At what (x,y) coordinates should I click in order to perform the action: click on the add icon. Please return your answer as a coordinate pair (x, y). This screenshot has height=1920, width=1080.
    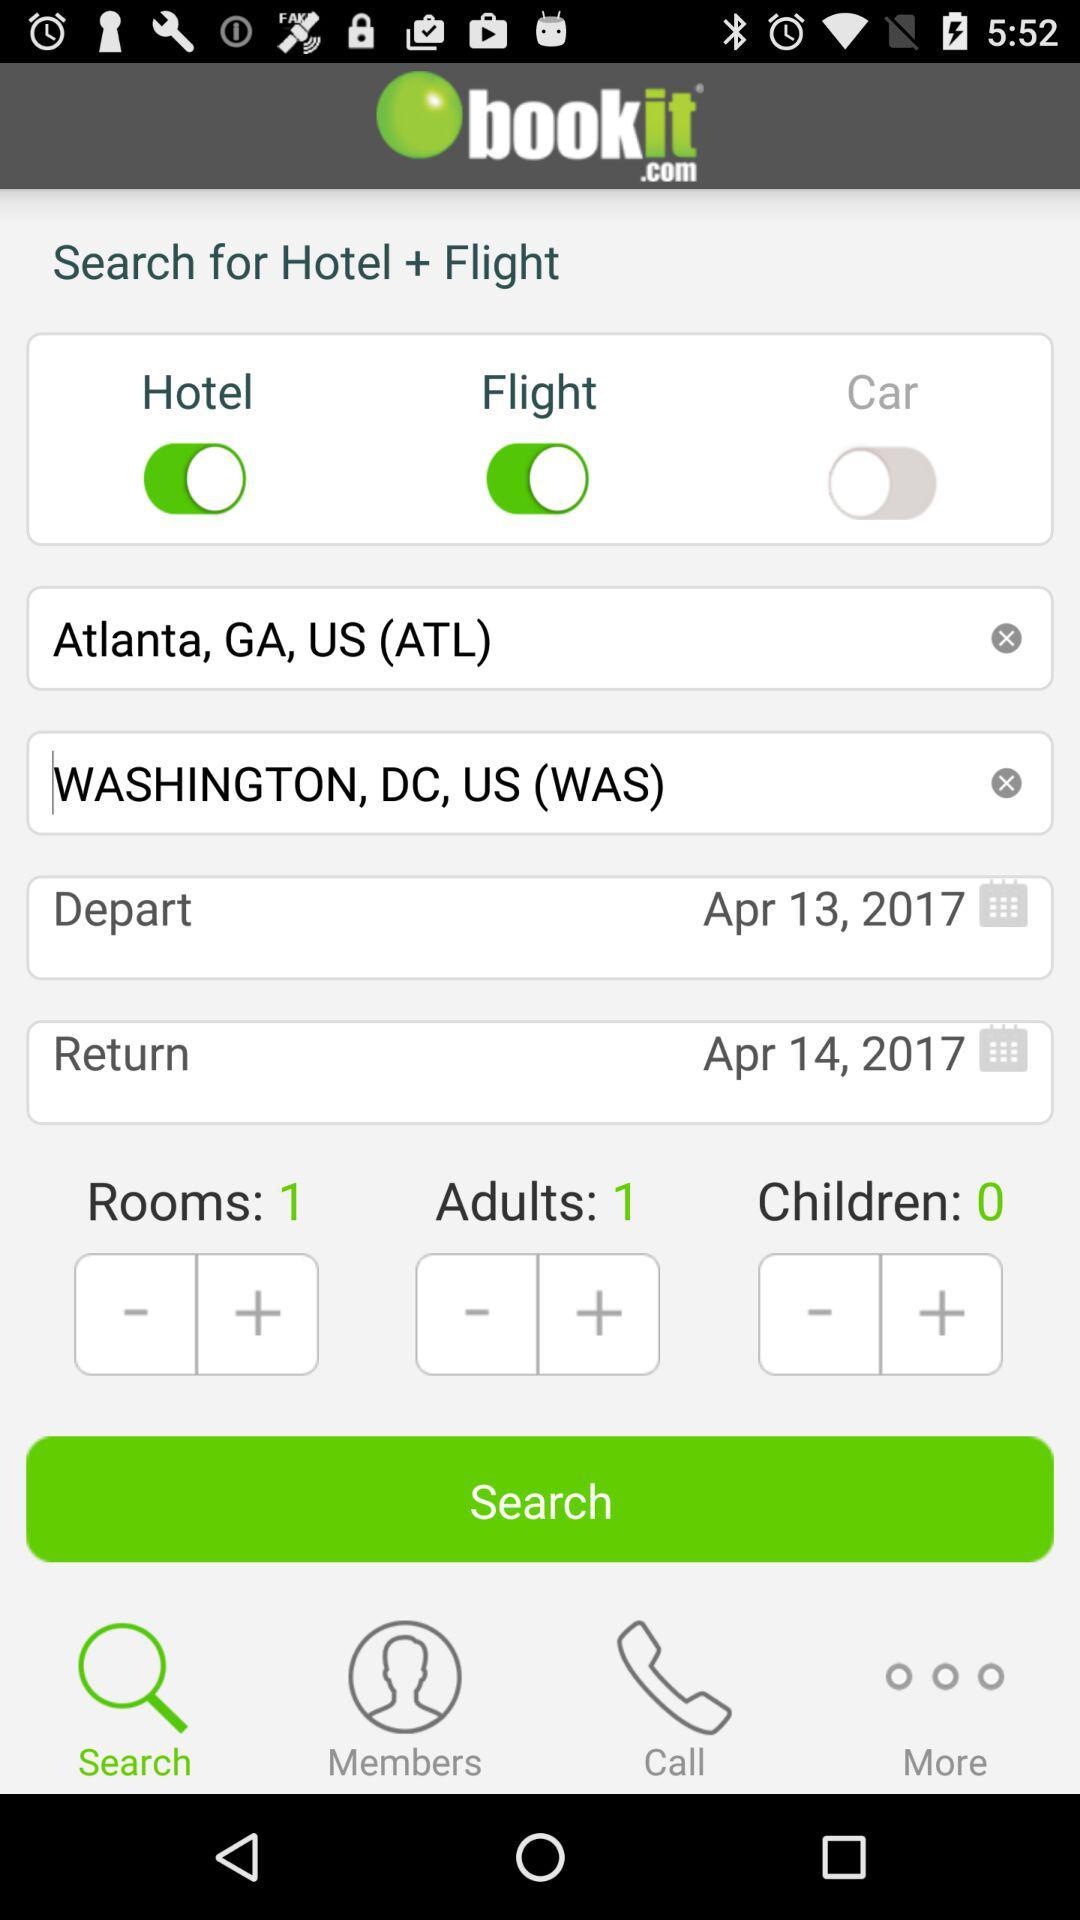
    Looking at the image, I should click on (256, 1405).